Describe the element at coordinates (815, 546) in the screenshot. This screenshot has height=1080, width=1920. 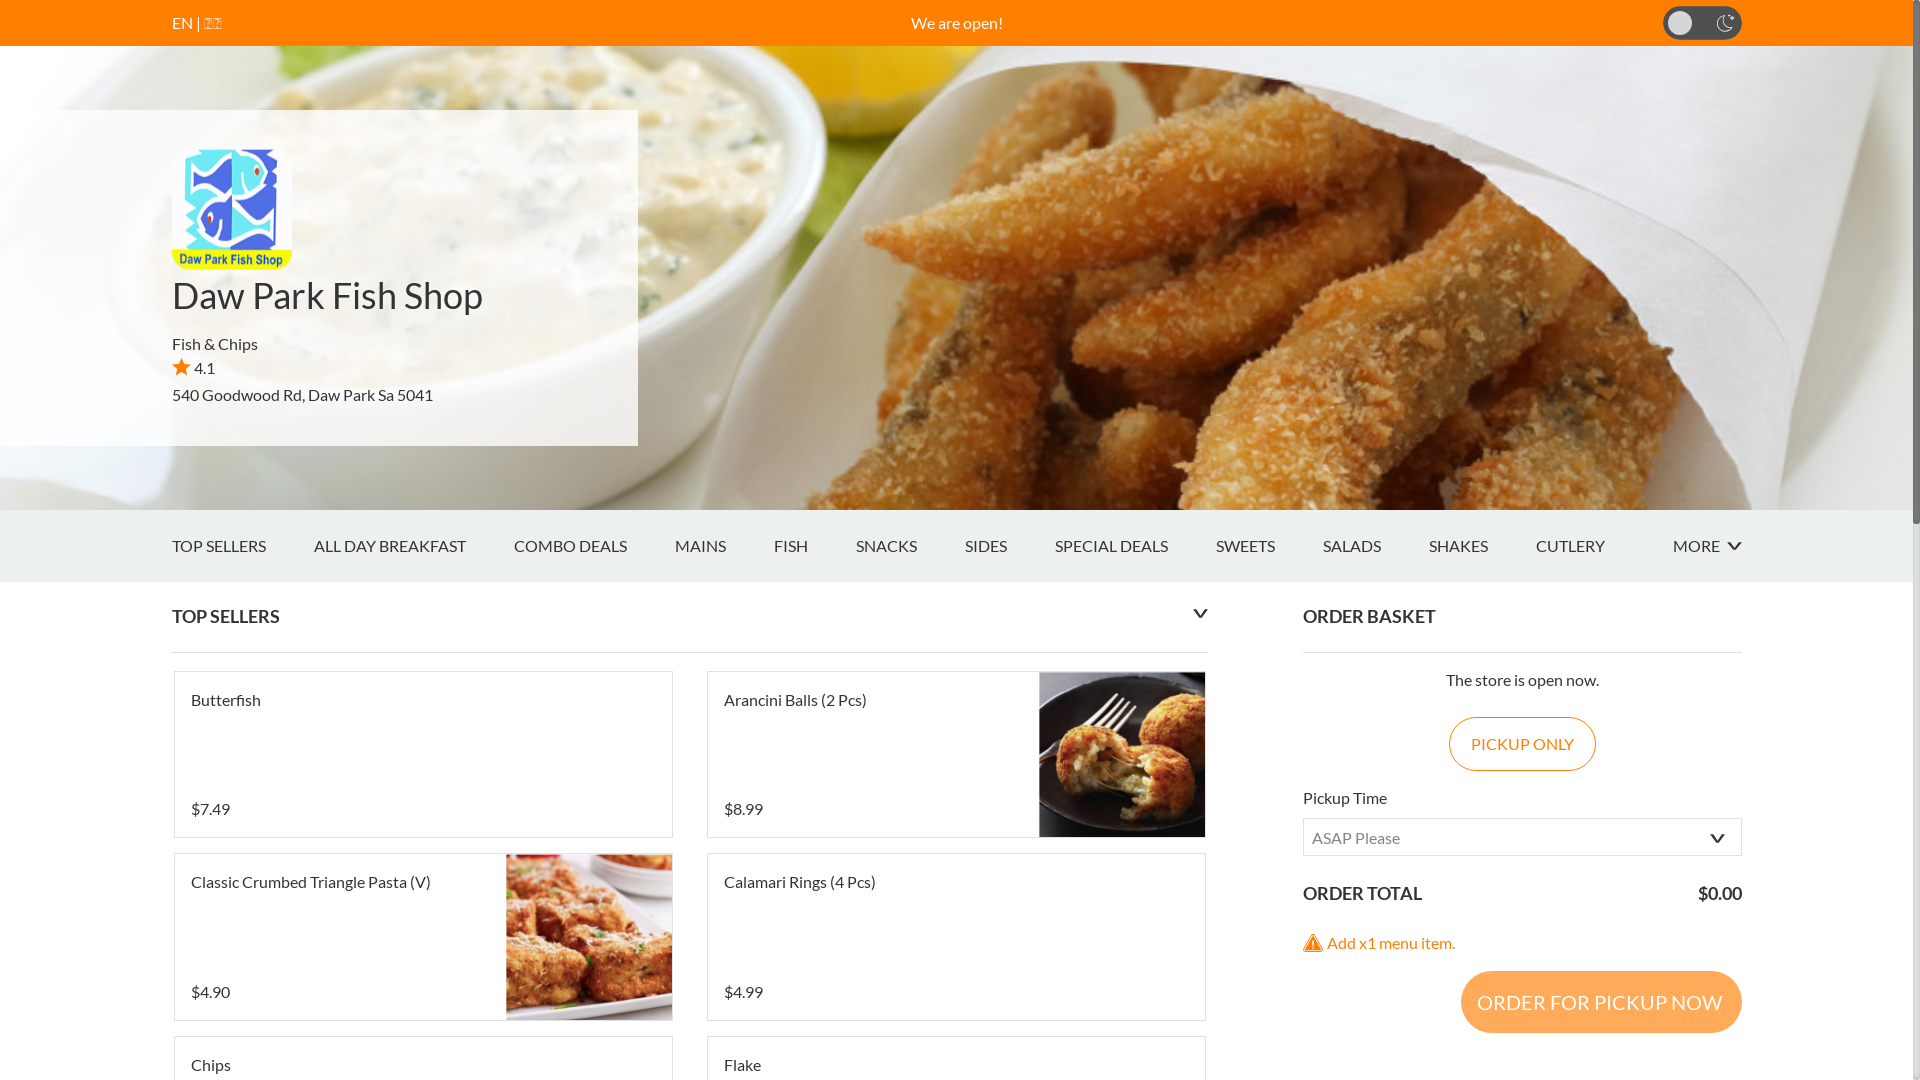
I see `'FISH'` at that location.